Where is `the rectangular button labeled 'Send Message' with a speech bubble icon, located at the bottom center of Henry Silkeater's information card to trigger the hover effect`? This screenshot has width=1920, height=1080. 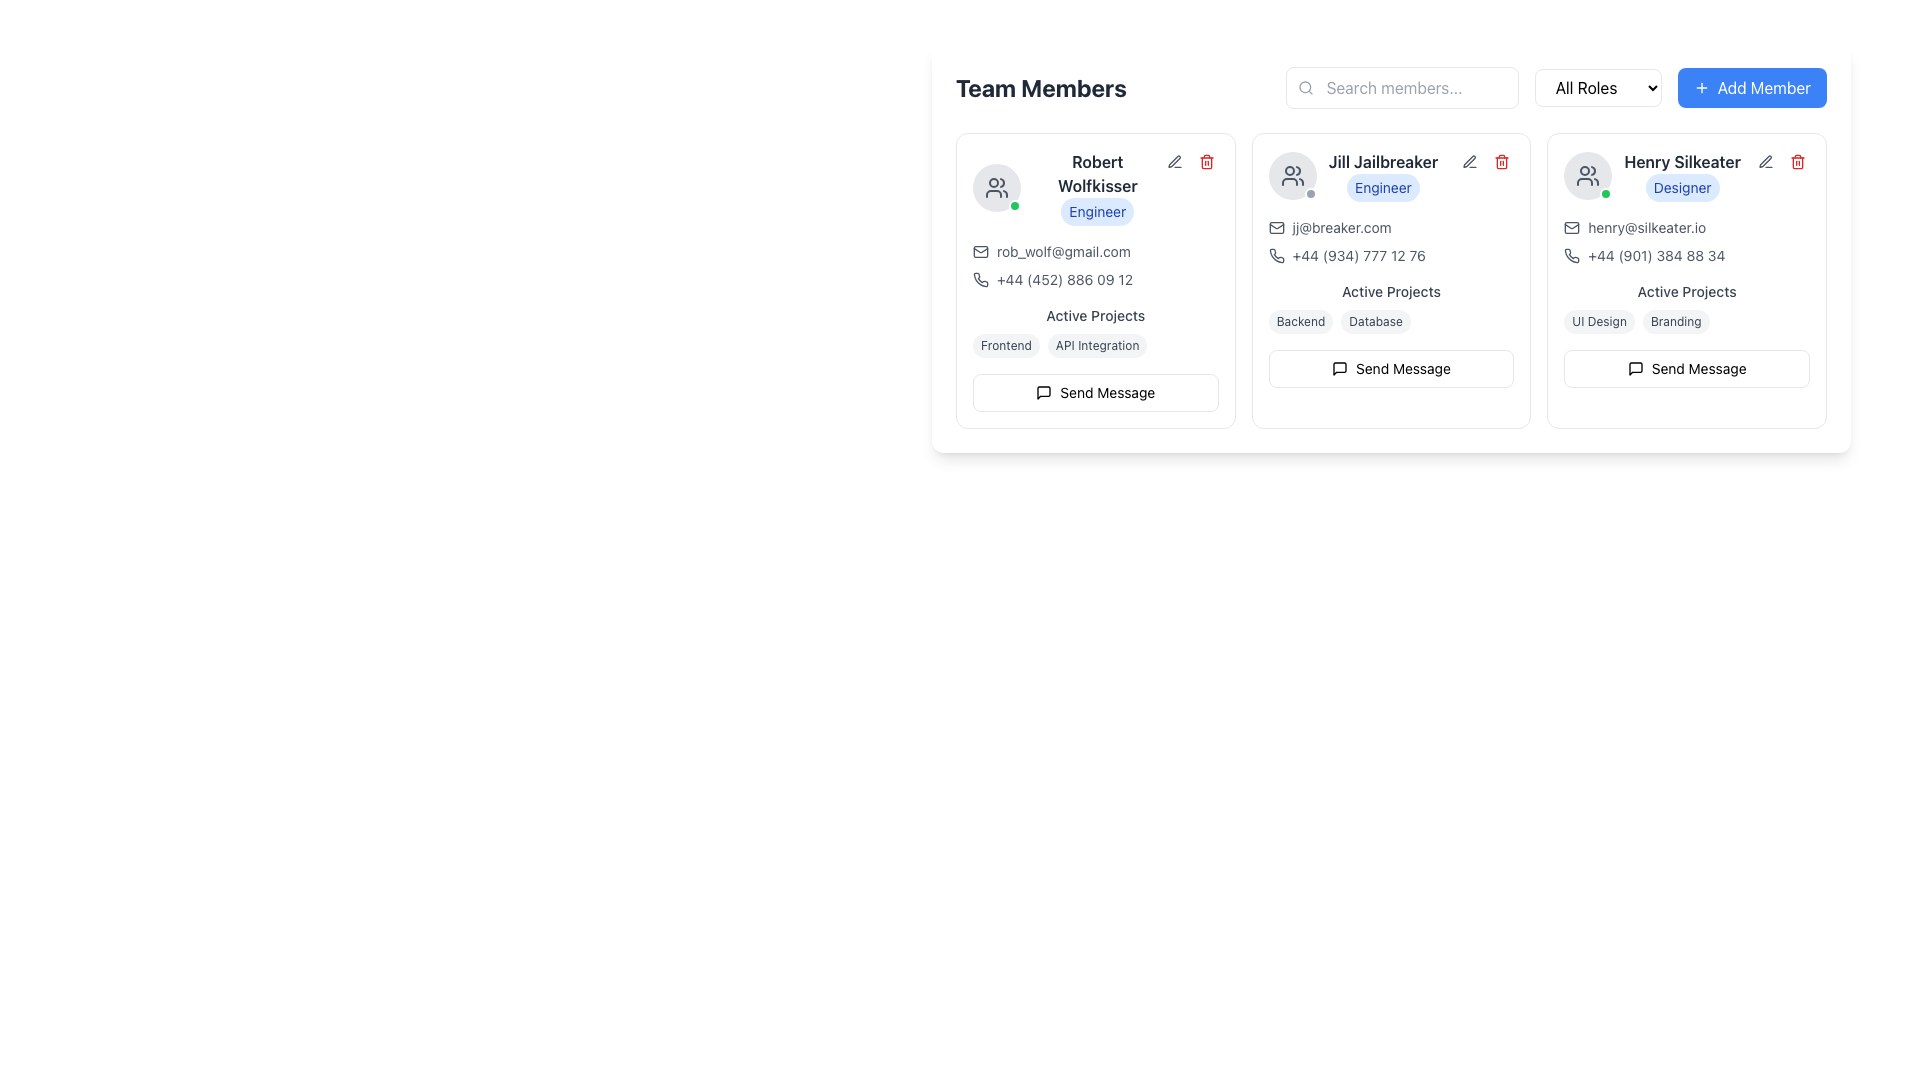
the rectangular button labeled 'Send Message' with a speech bubble icon, located at the bottom center of Henry Silkeater's information card to trigger the hover effect is located at coordinates (1686, 369).